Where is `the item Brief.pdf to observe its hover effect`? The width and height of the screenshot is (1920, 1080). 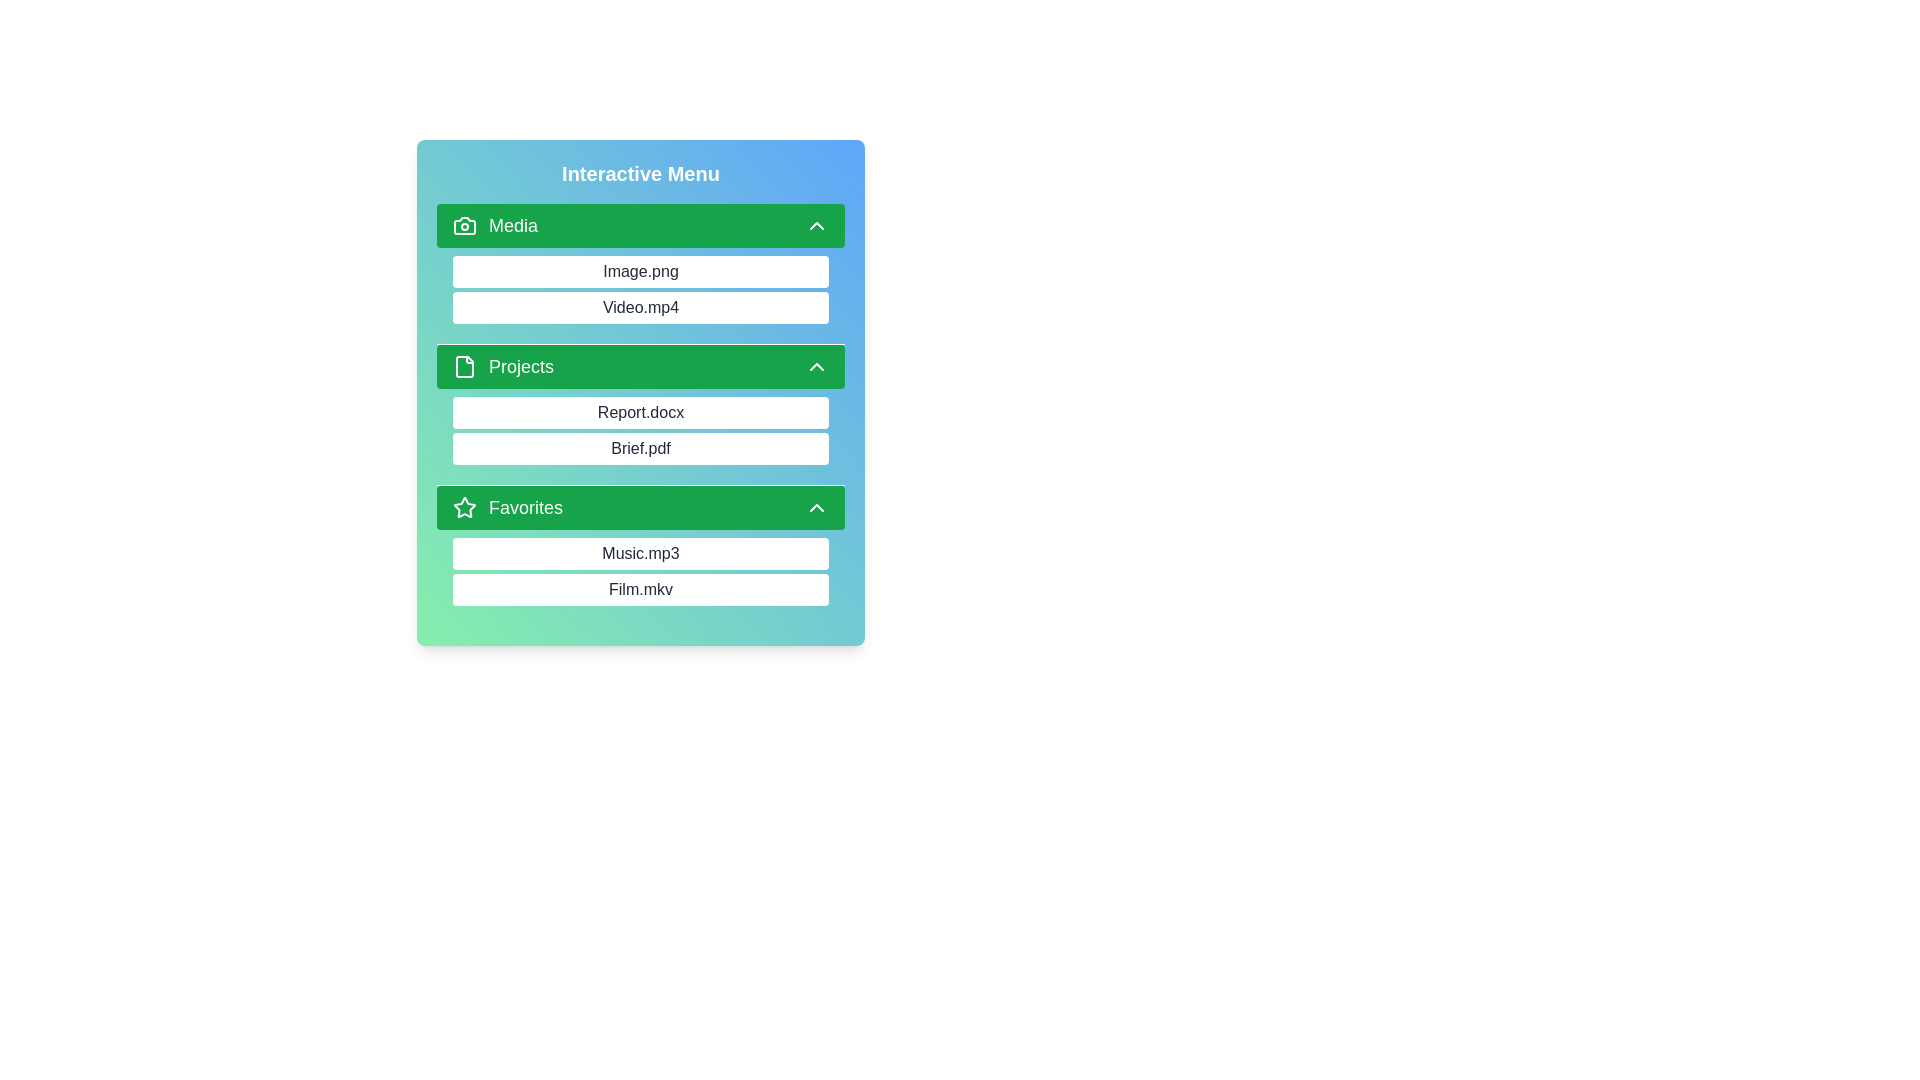
the item Brief.pdf to observe its hover effect is located at coordinates (641, 447).